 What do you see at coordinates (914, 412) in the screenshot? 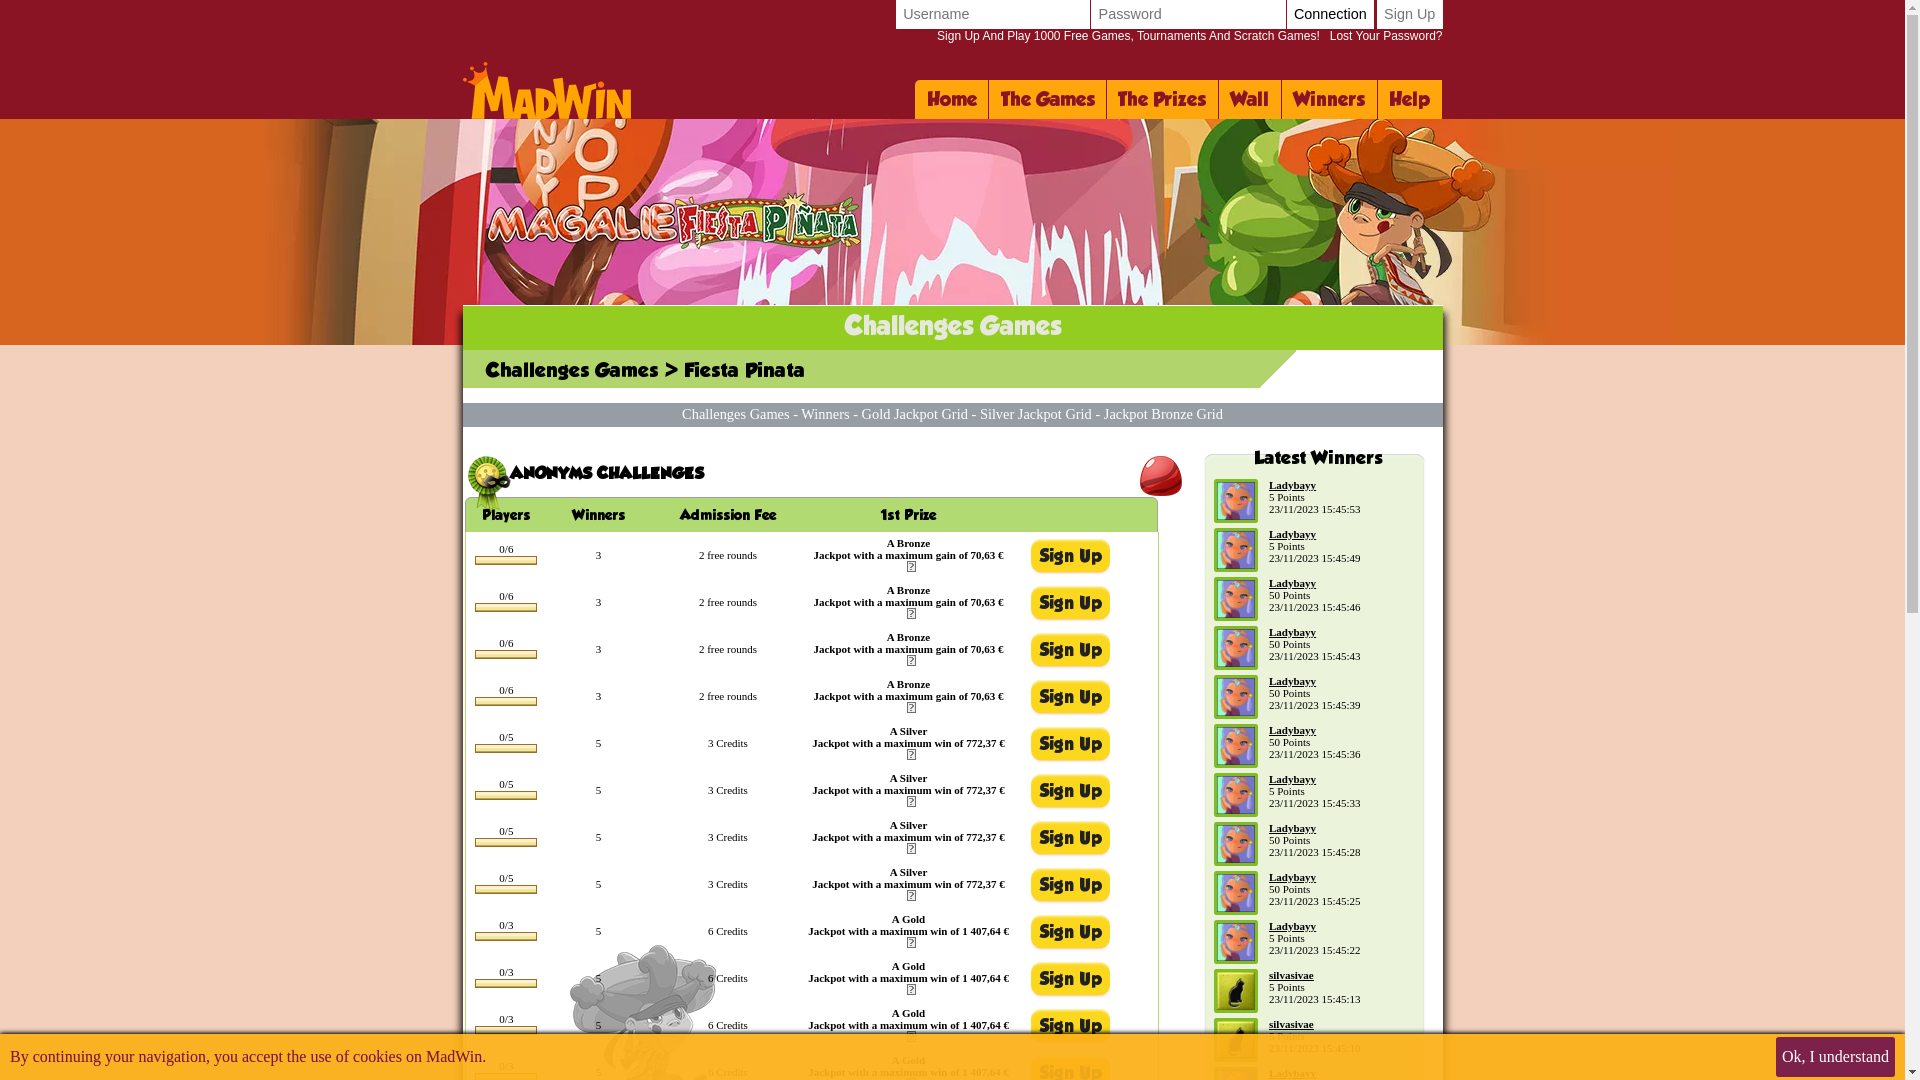
I see `'Gold Jackpot Grid'` at bounding box center [914, 412].